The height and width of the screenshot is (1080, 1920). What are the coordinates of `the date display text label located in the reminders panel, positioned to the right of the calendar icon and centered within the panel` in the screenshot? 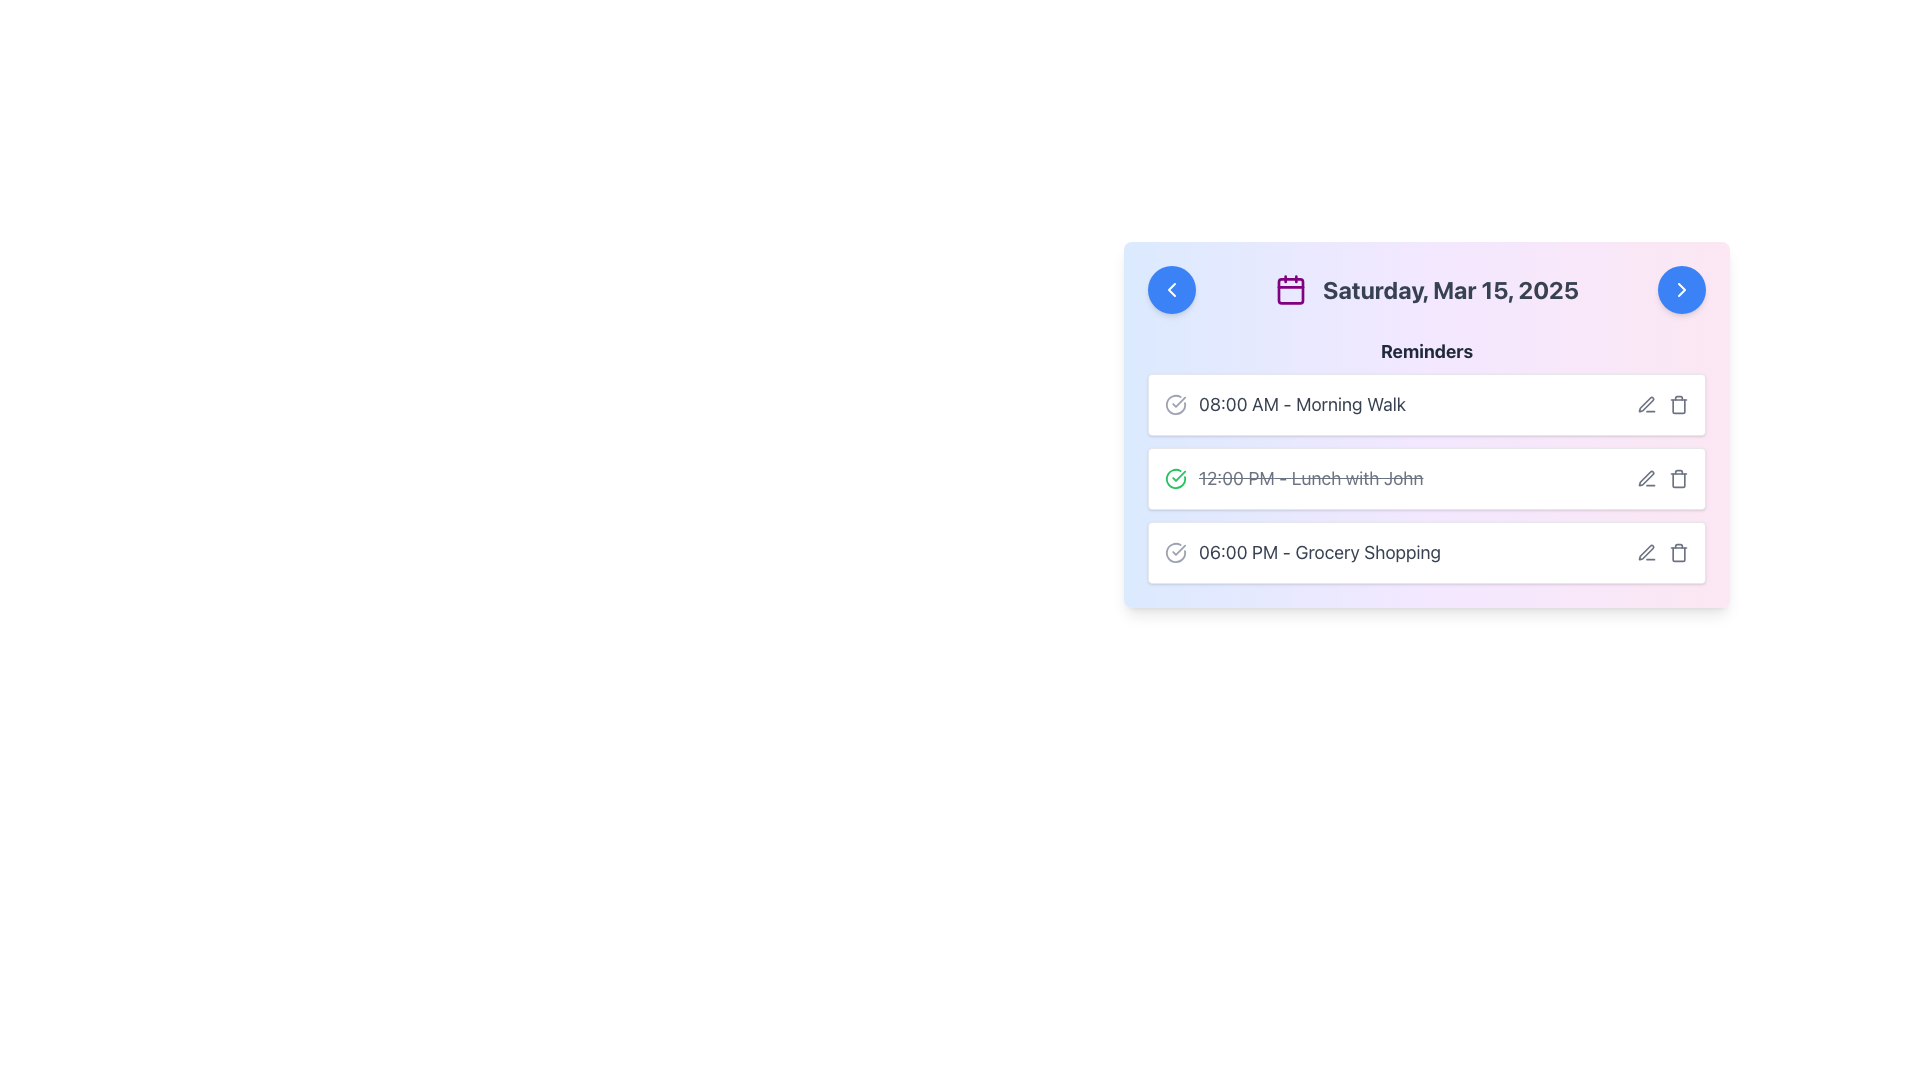 It's located at (1450, 289).